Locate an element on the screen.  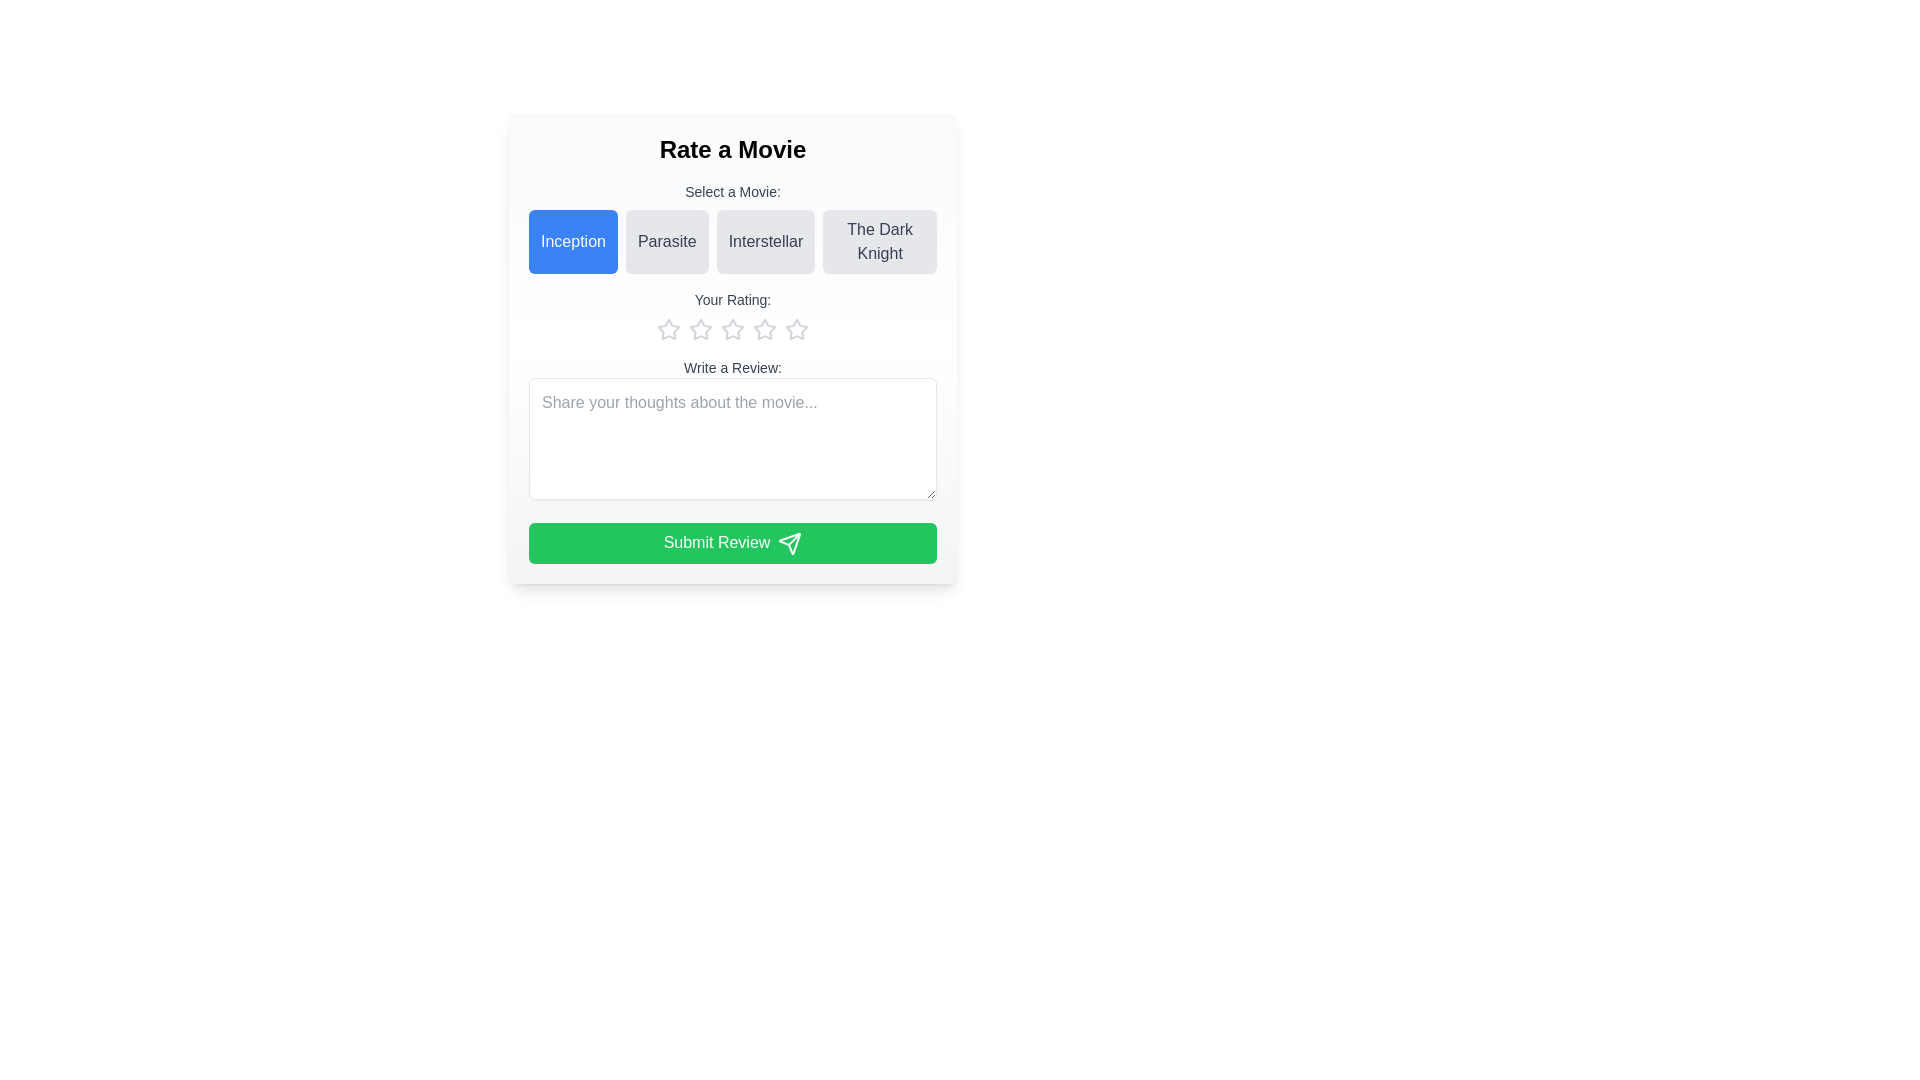
the fifth star icon in the rating widget to assign a rating of five out of five is located at coordinates (795, 329).